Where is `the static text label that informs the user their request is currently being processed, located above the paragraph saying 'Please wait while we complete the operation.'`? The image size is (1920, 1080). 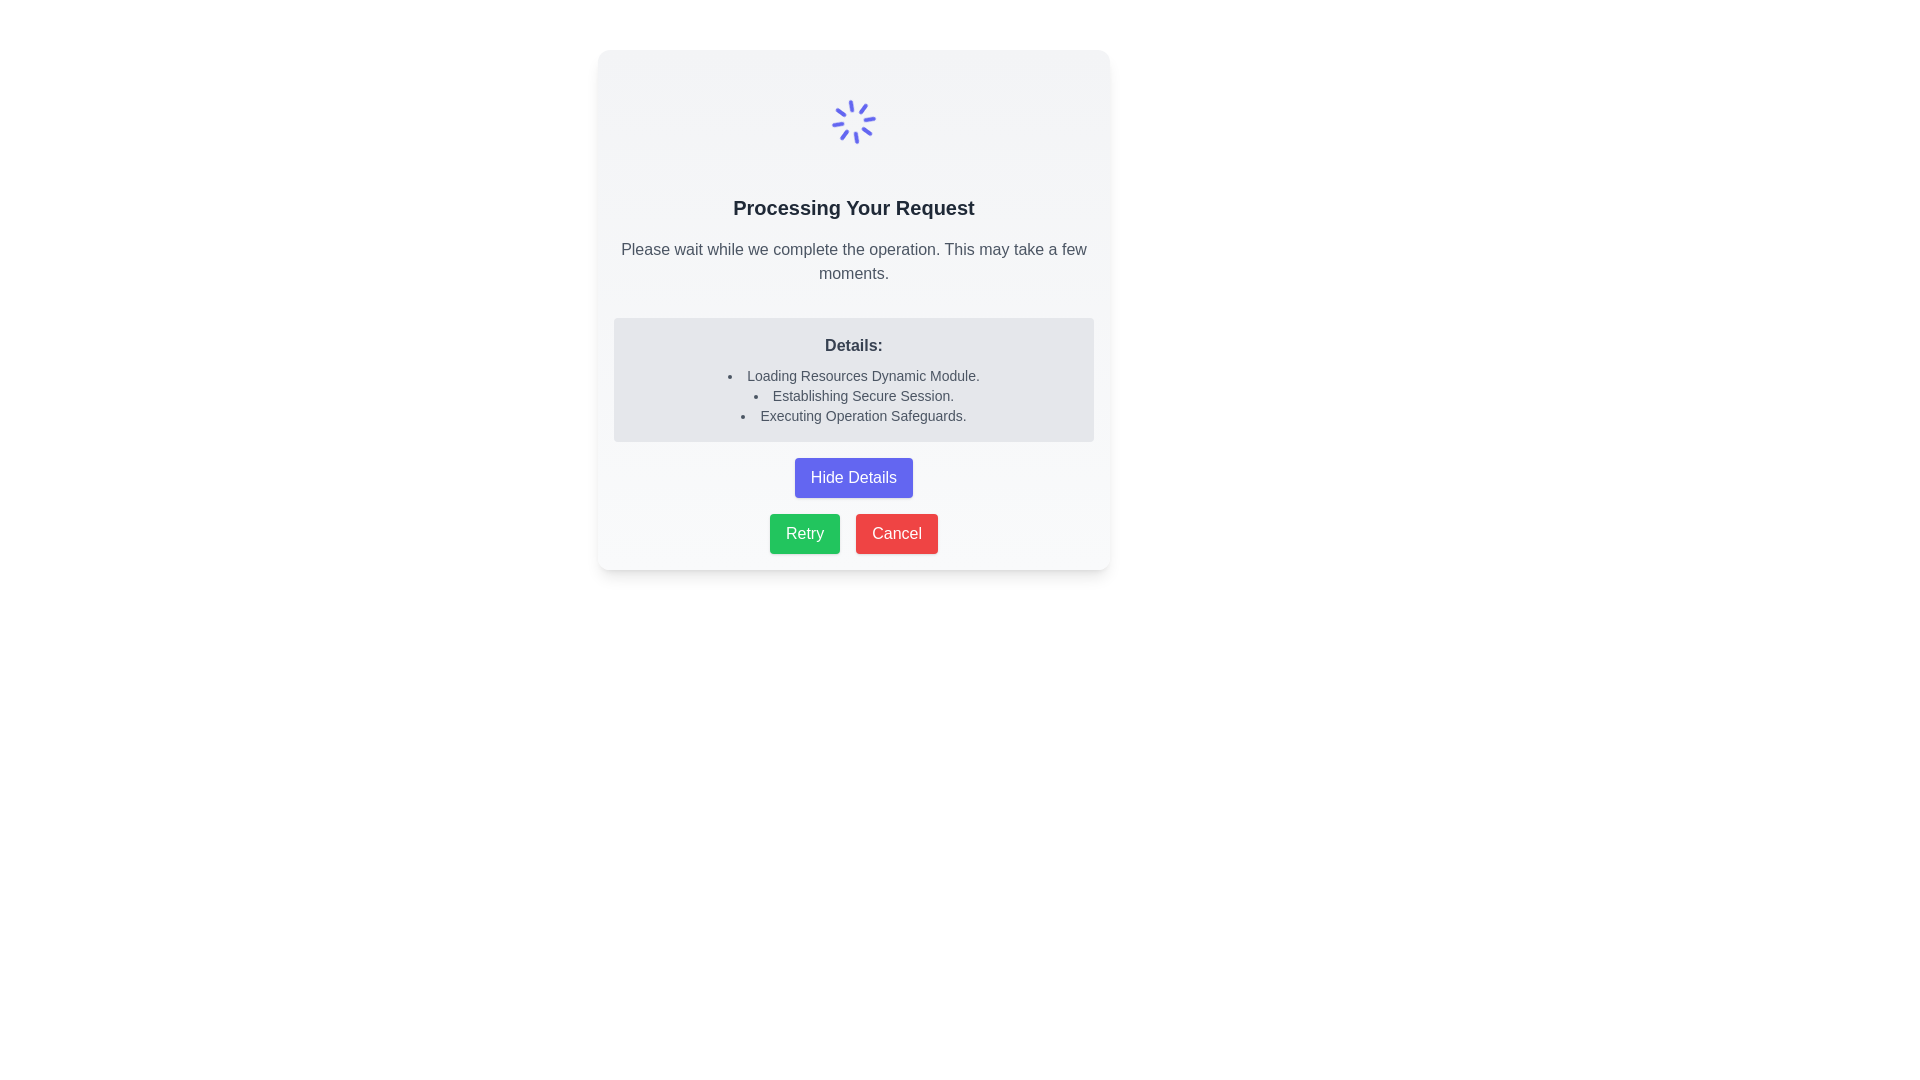
the static text label that informs the user their request is currently being processed, located above the paragraph saying 'Please wait while we complete the operation.' is located at coordinates (854, 208).